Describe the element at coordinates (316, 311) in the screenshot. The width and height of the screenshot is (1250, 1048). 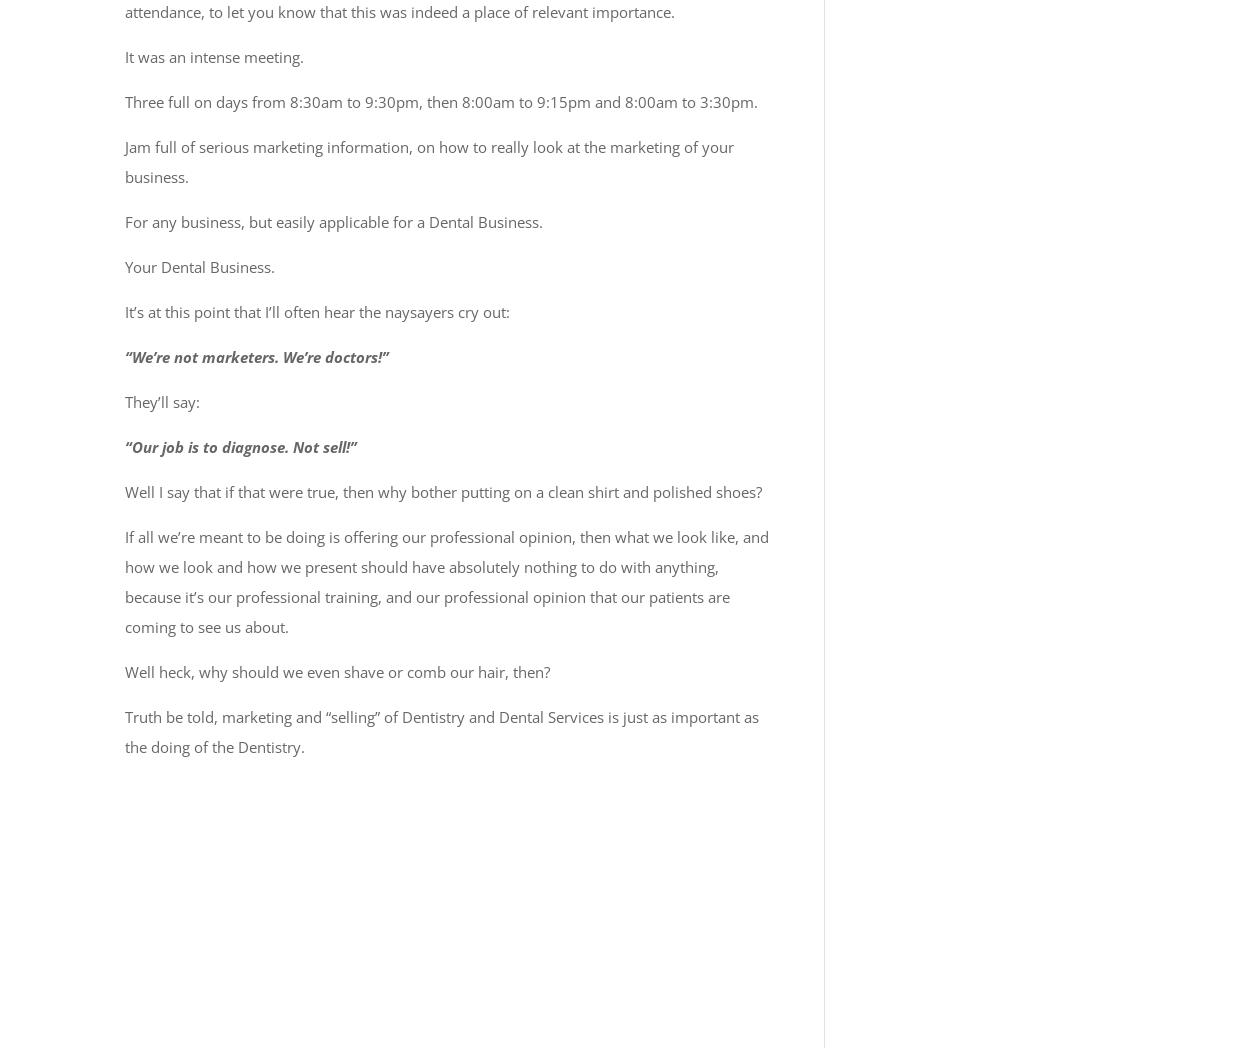
I see `'It’s at this point that I’ll often hear the naysayers cry out:'` at that location.